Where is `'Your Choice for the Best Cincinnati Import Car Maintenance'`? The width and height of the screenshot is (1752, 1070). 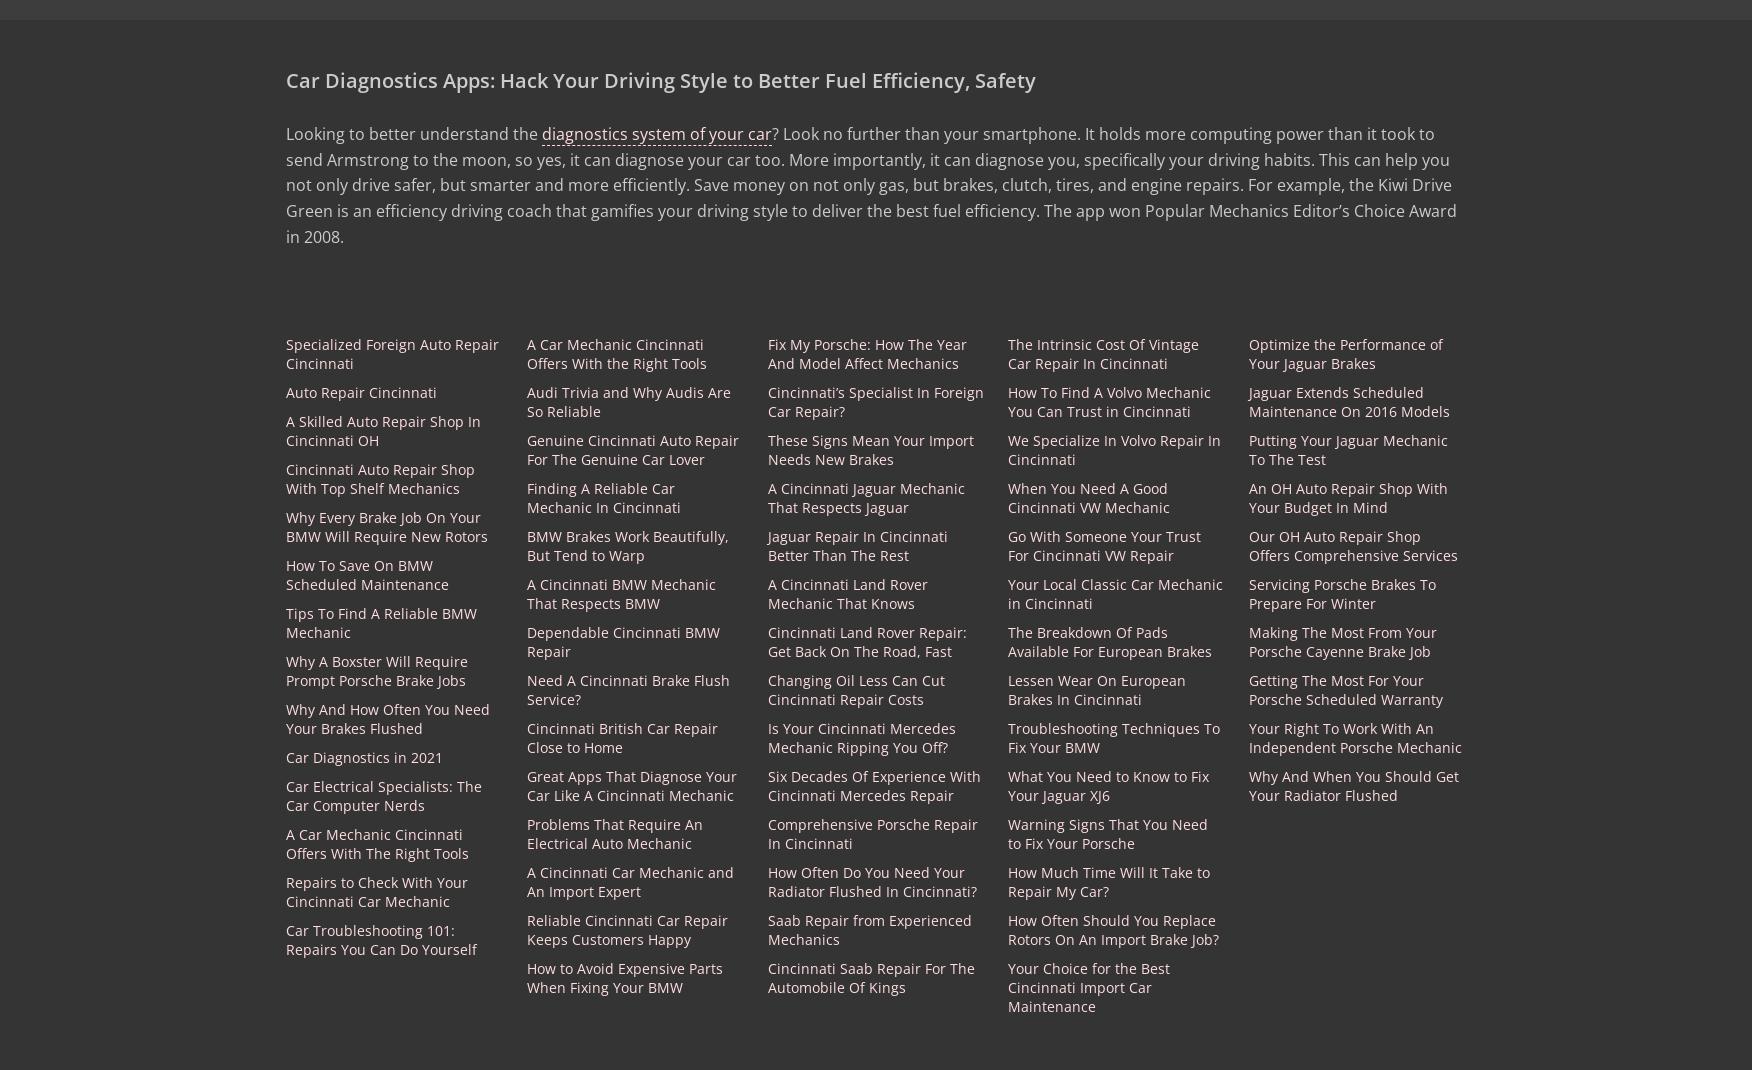 'Your Choice for the Best Cincinnati Import Car Maintenance' is located at coordinates (1089, 987).